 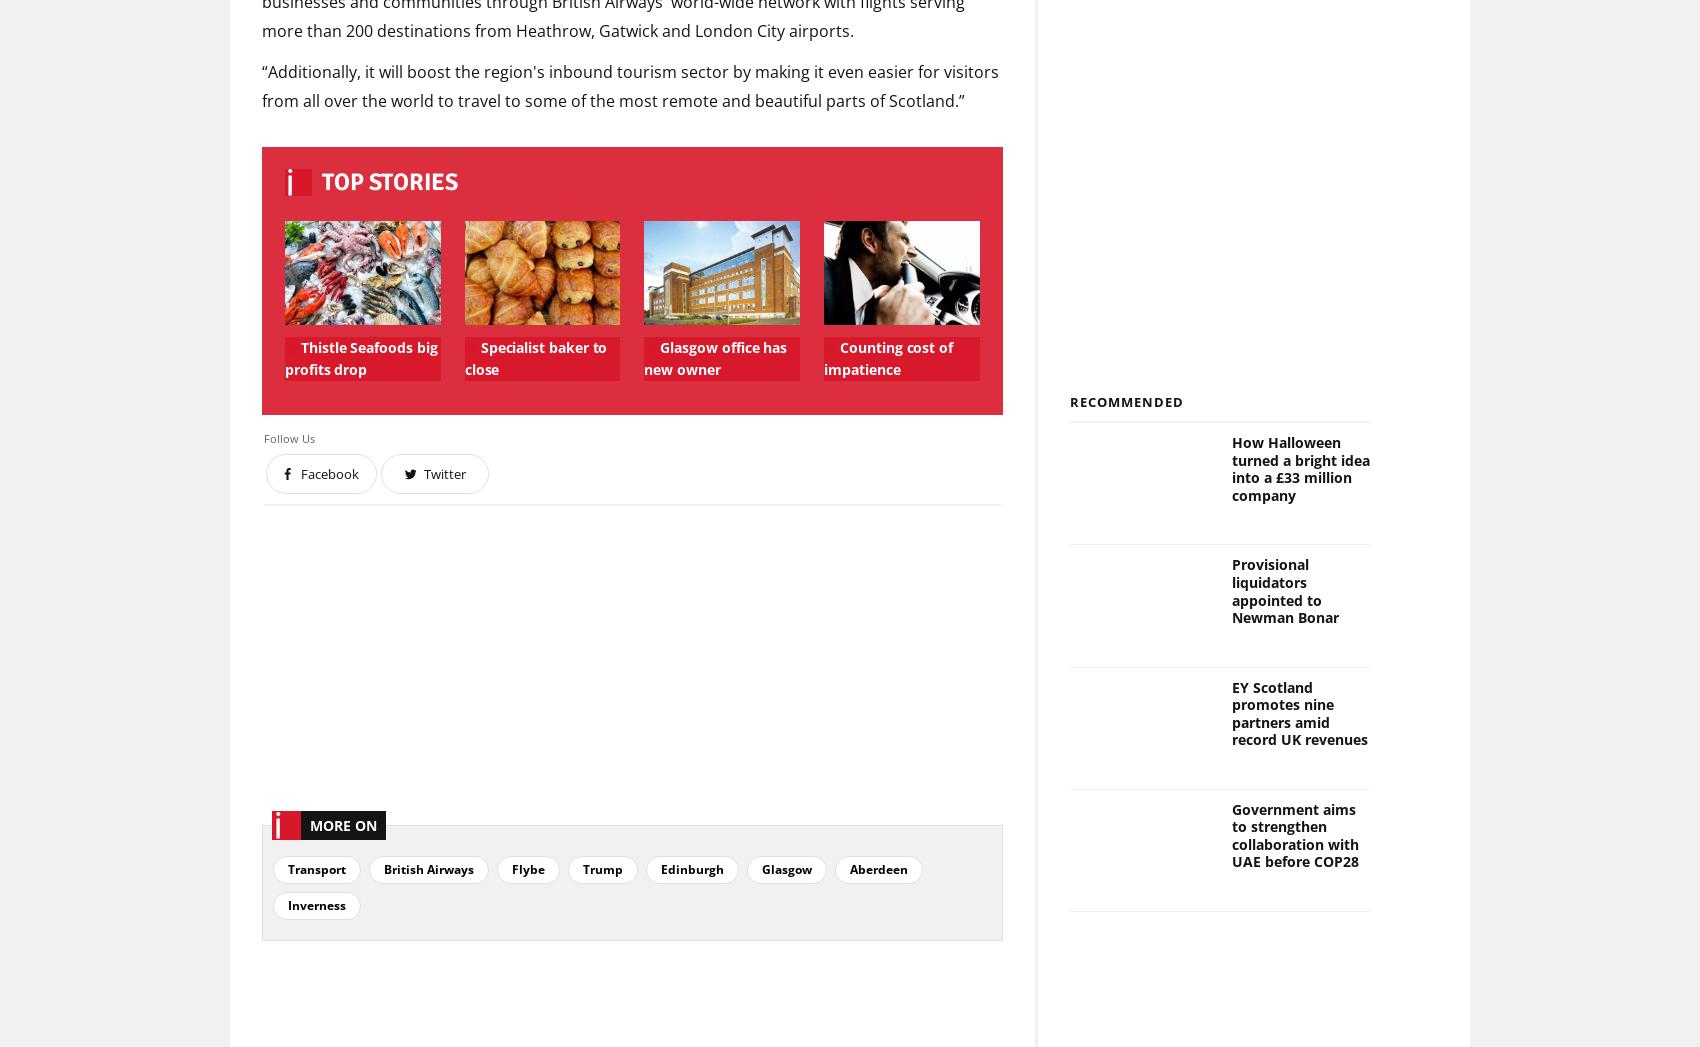 I want to click on 'Twitter', so click(x=422, y=473).